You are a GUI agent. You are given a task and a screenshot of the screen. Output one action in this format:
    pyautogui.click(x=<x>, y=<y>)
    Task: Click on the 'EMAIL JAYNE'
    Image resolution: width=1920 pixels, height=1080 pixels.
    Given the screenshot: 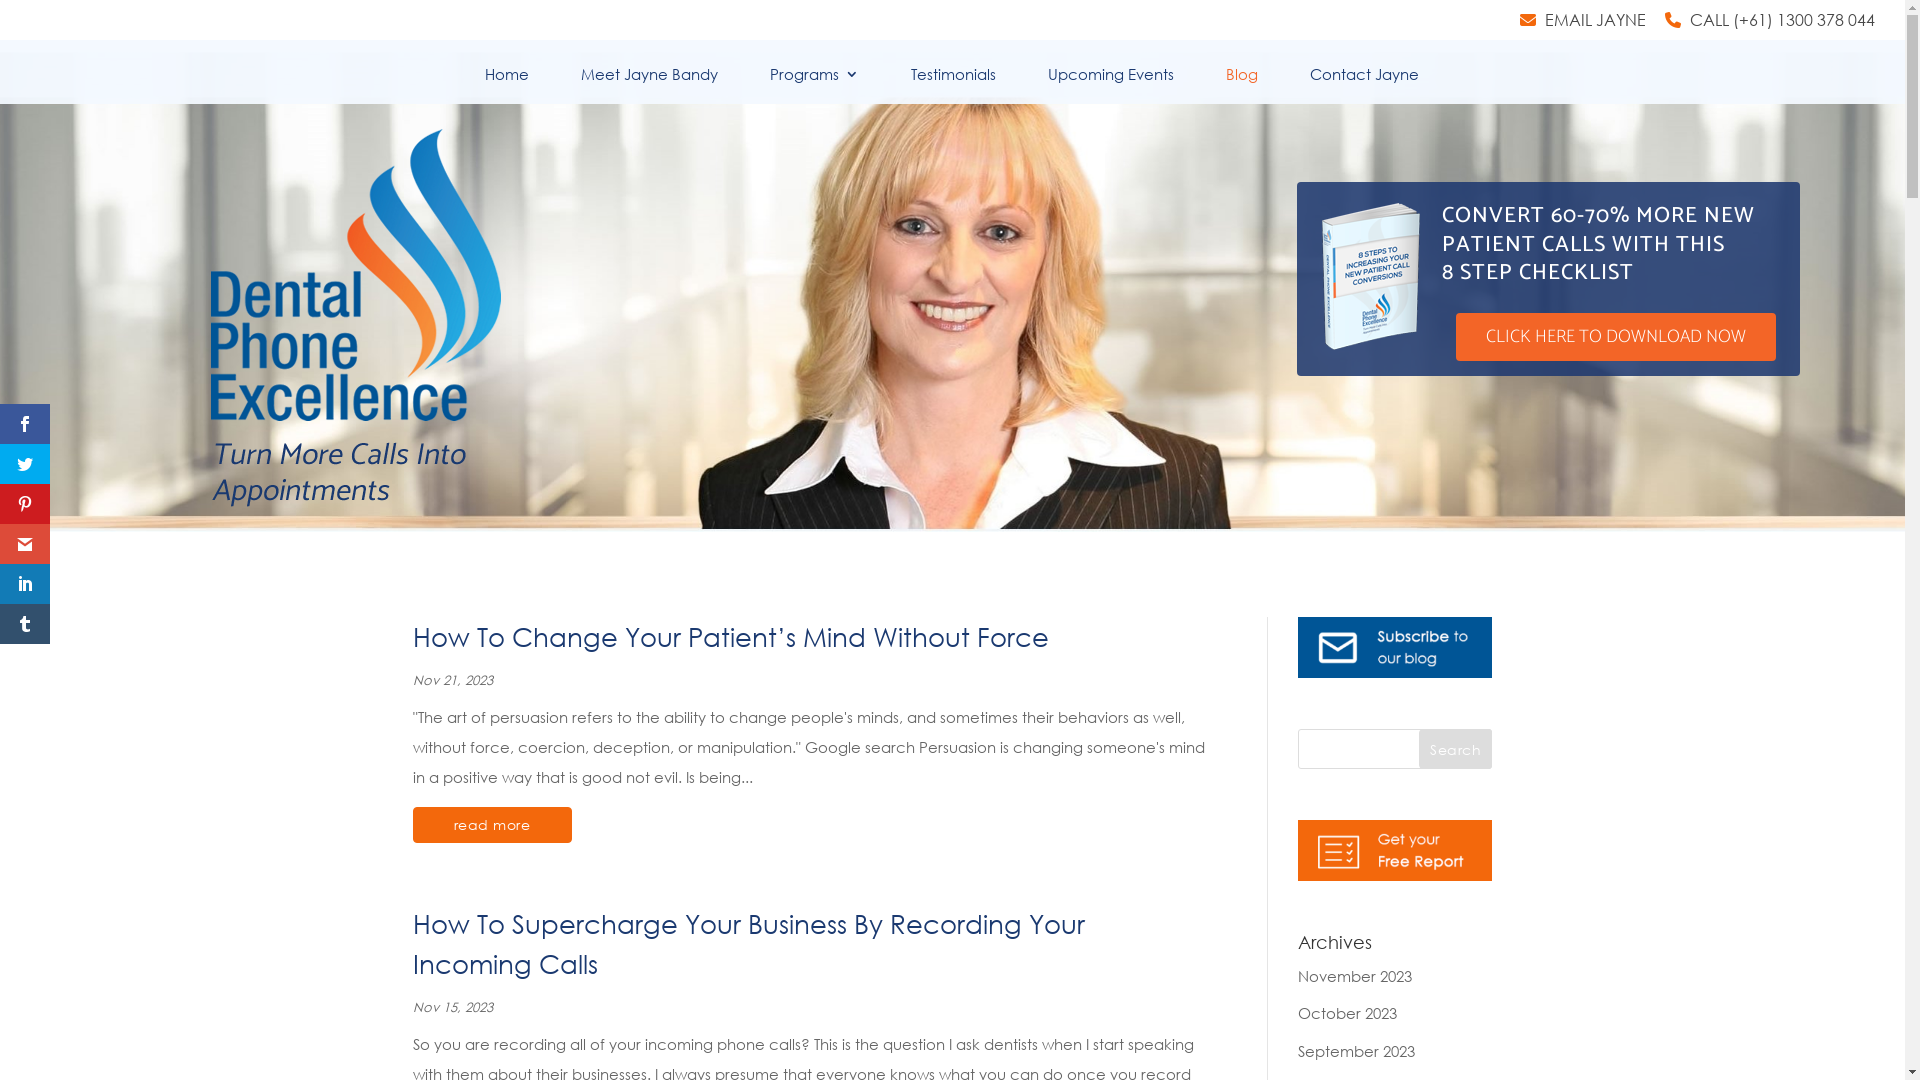 What is the action you would take?
    pyautogui.click(x=1582, y=26)
    